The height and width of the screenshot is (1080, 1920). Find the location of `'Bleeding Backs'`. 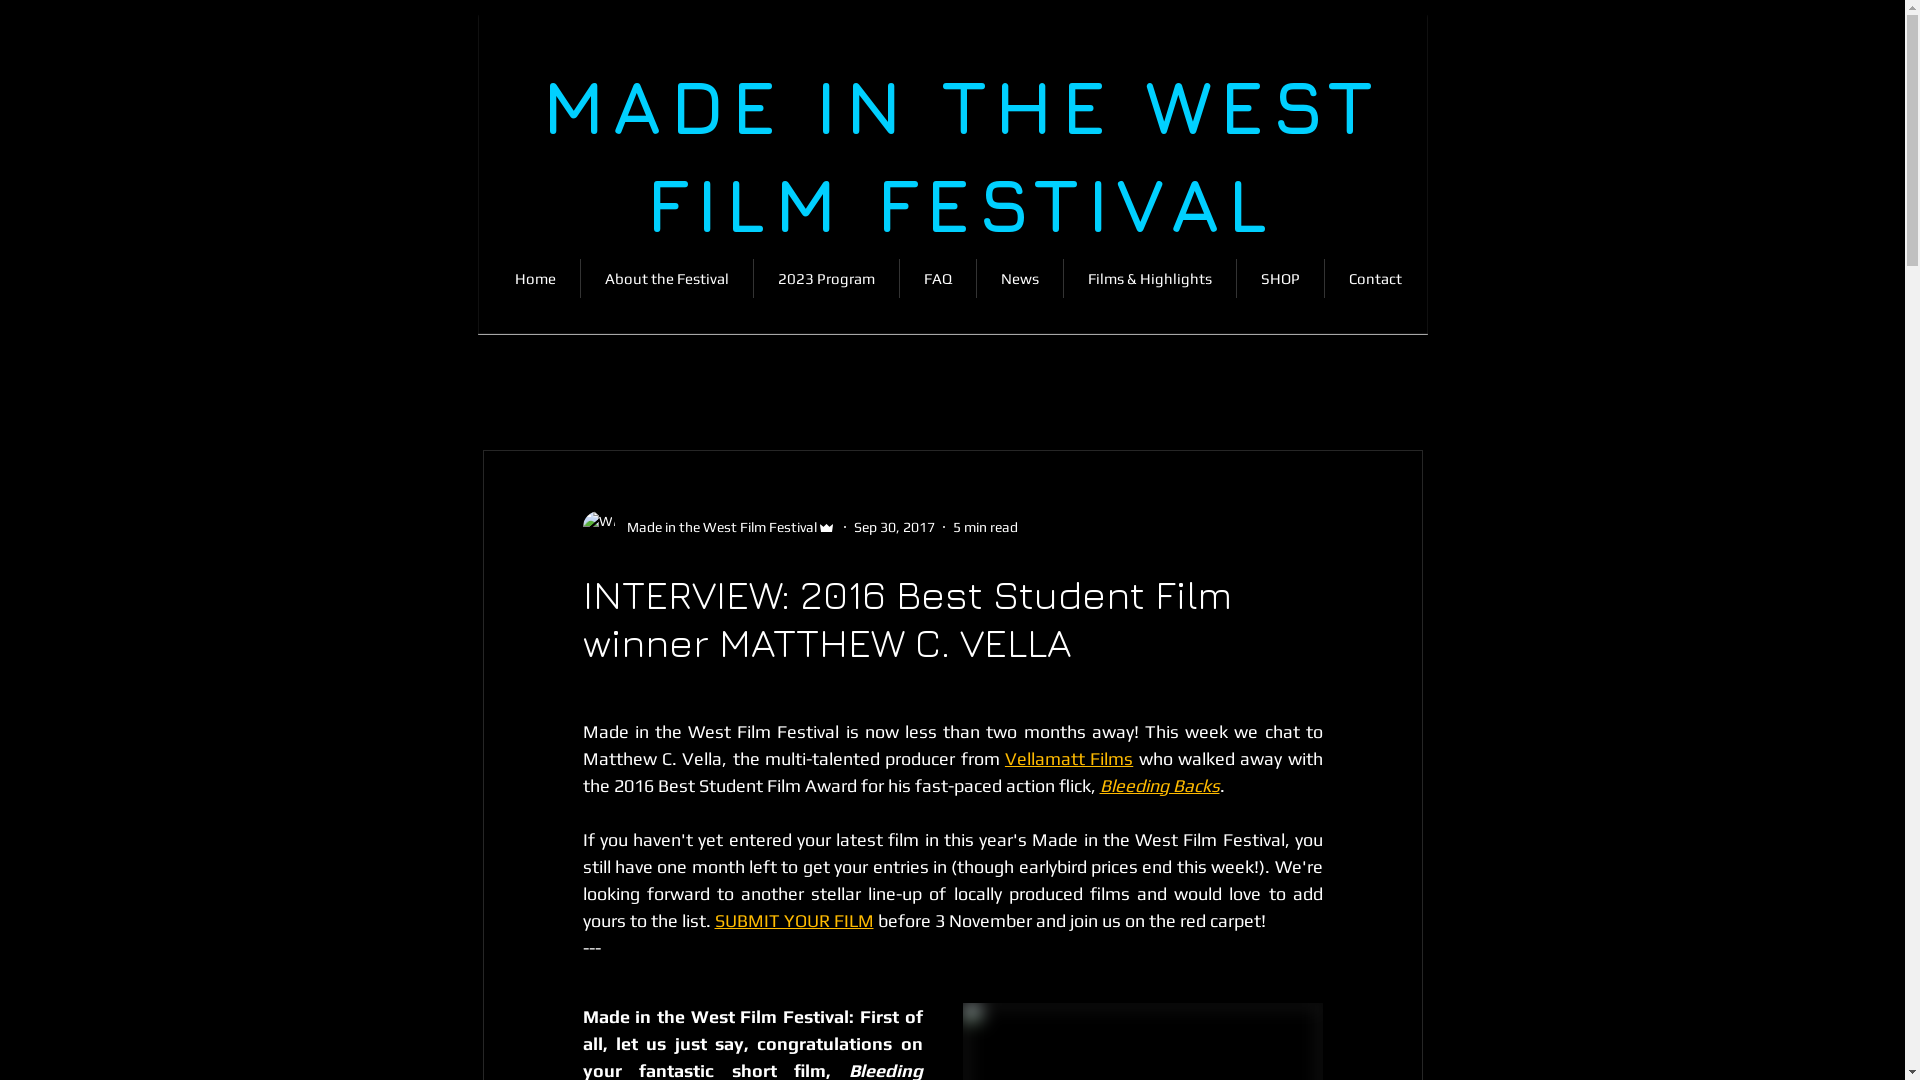

'Bleeding Backs' is located at coordinates (1160, 784).